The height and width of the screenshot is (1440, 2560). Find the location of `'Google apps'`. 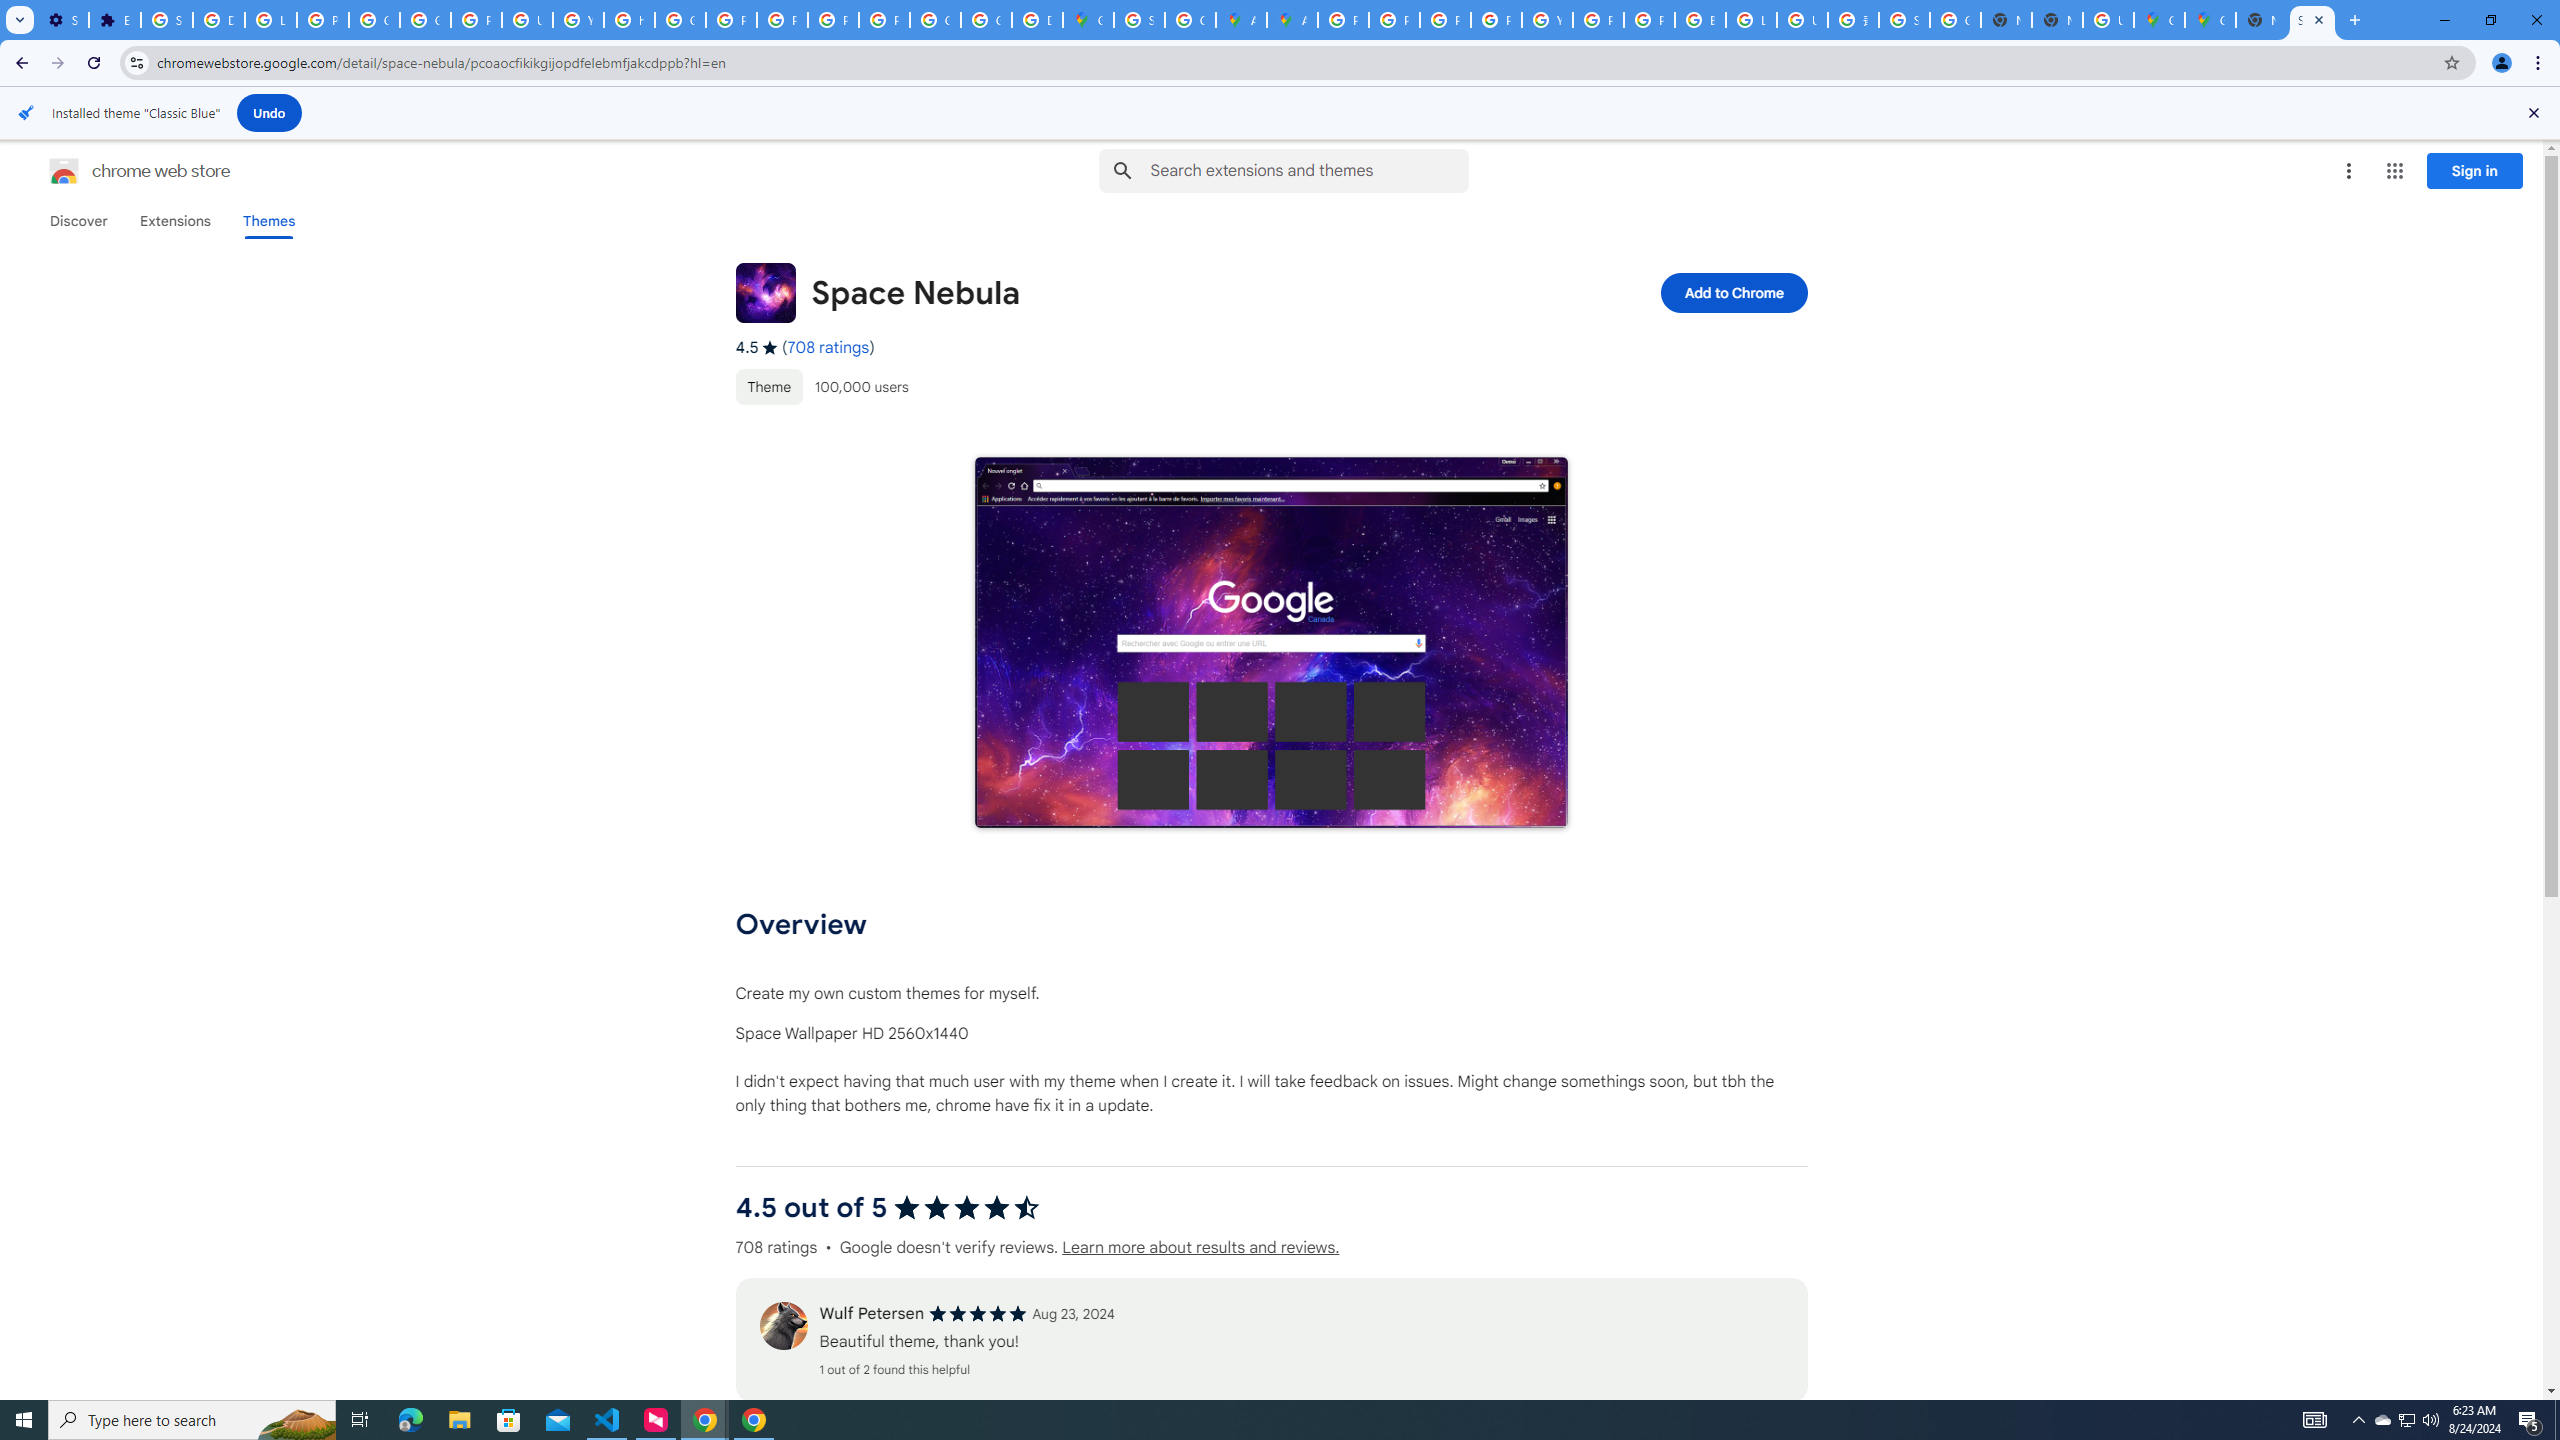

'Google apps' is located at coordinates (2393, 171).